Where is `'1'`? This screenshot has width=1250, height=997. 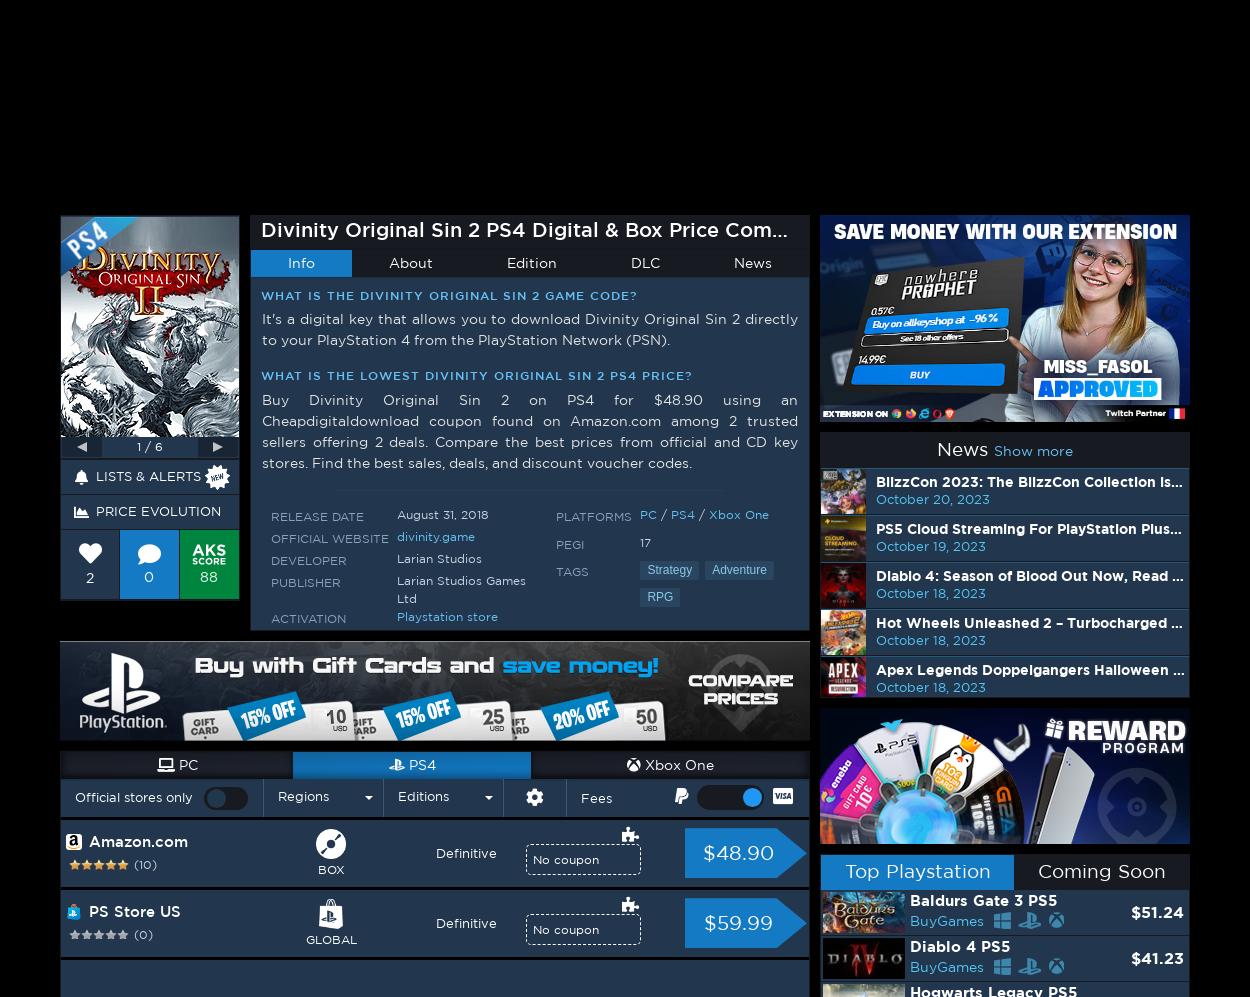
'1' is located at coordinates (629, 217).